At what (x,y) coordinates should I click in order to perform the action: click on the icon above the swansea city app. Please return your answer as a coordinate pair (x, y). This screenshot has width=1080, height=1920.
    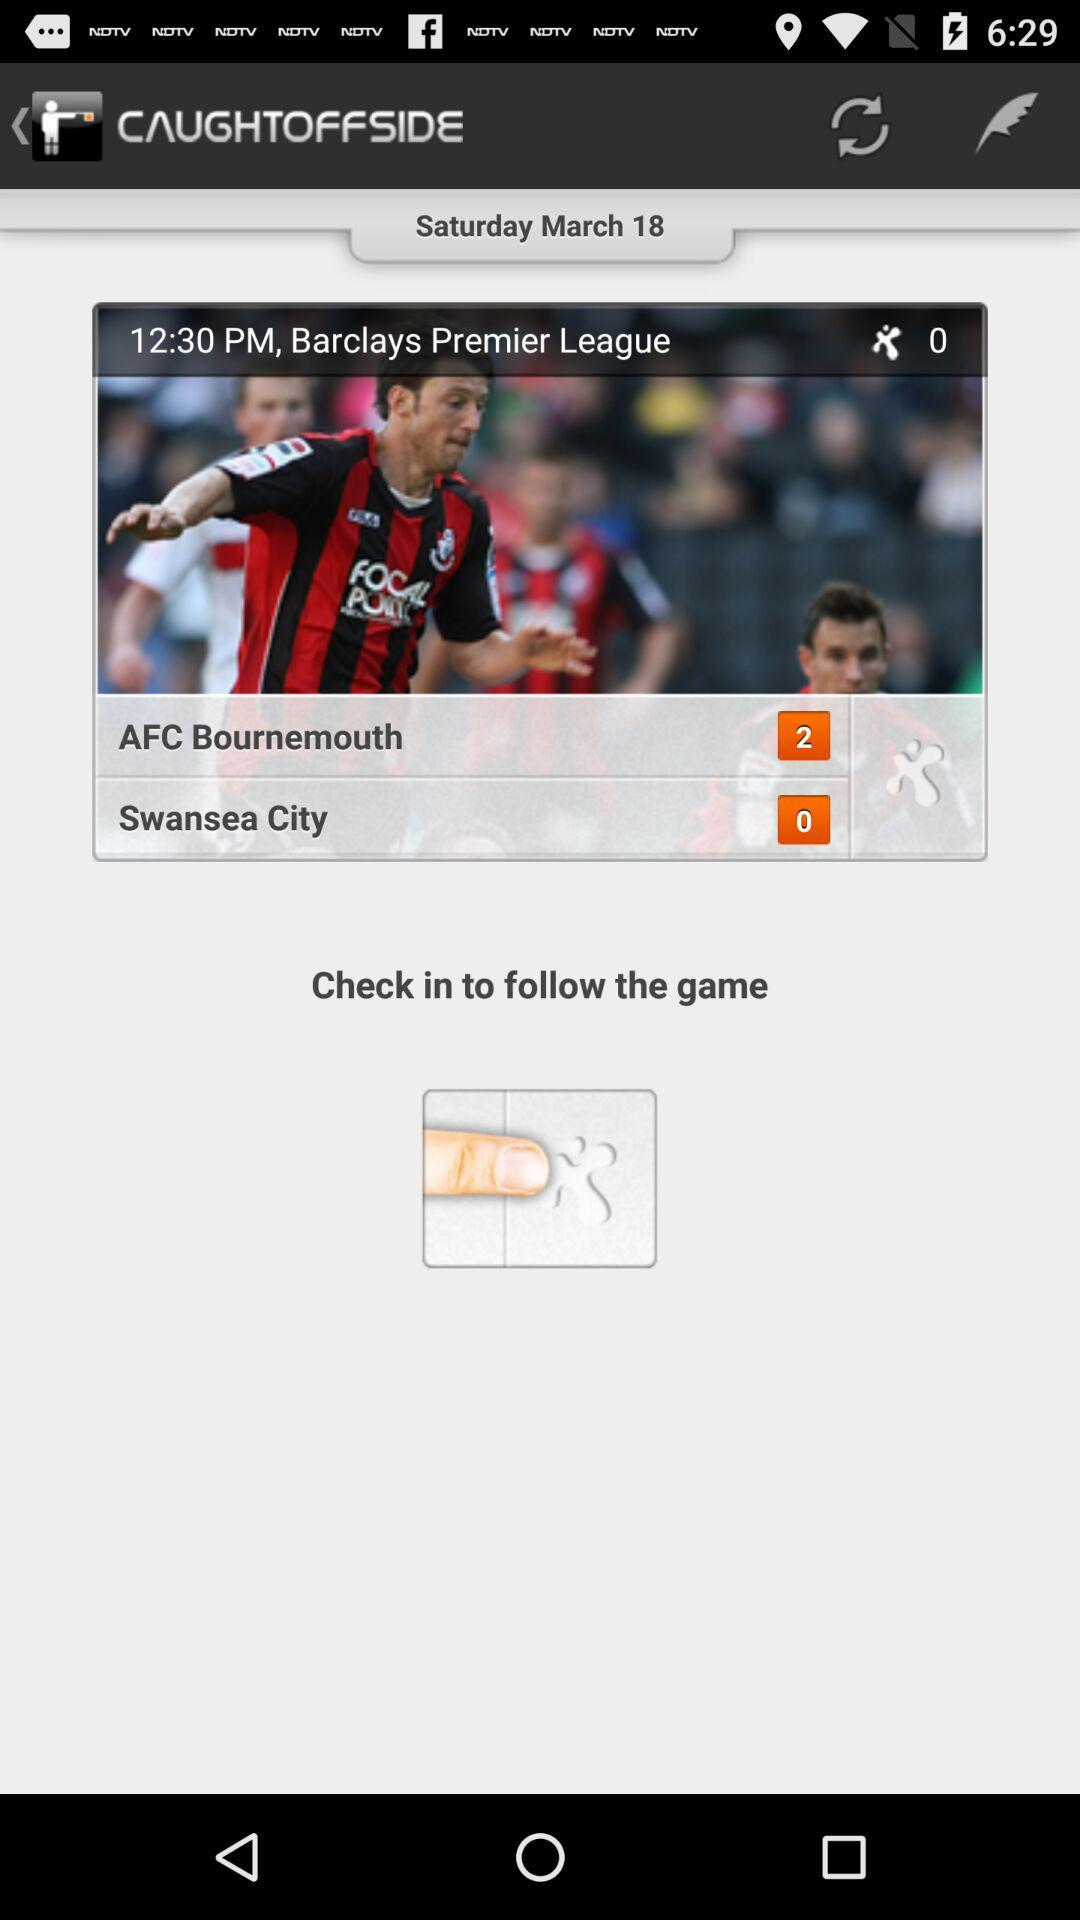
    Looking at the image, I should click on (802, 735).